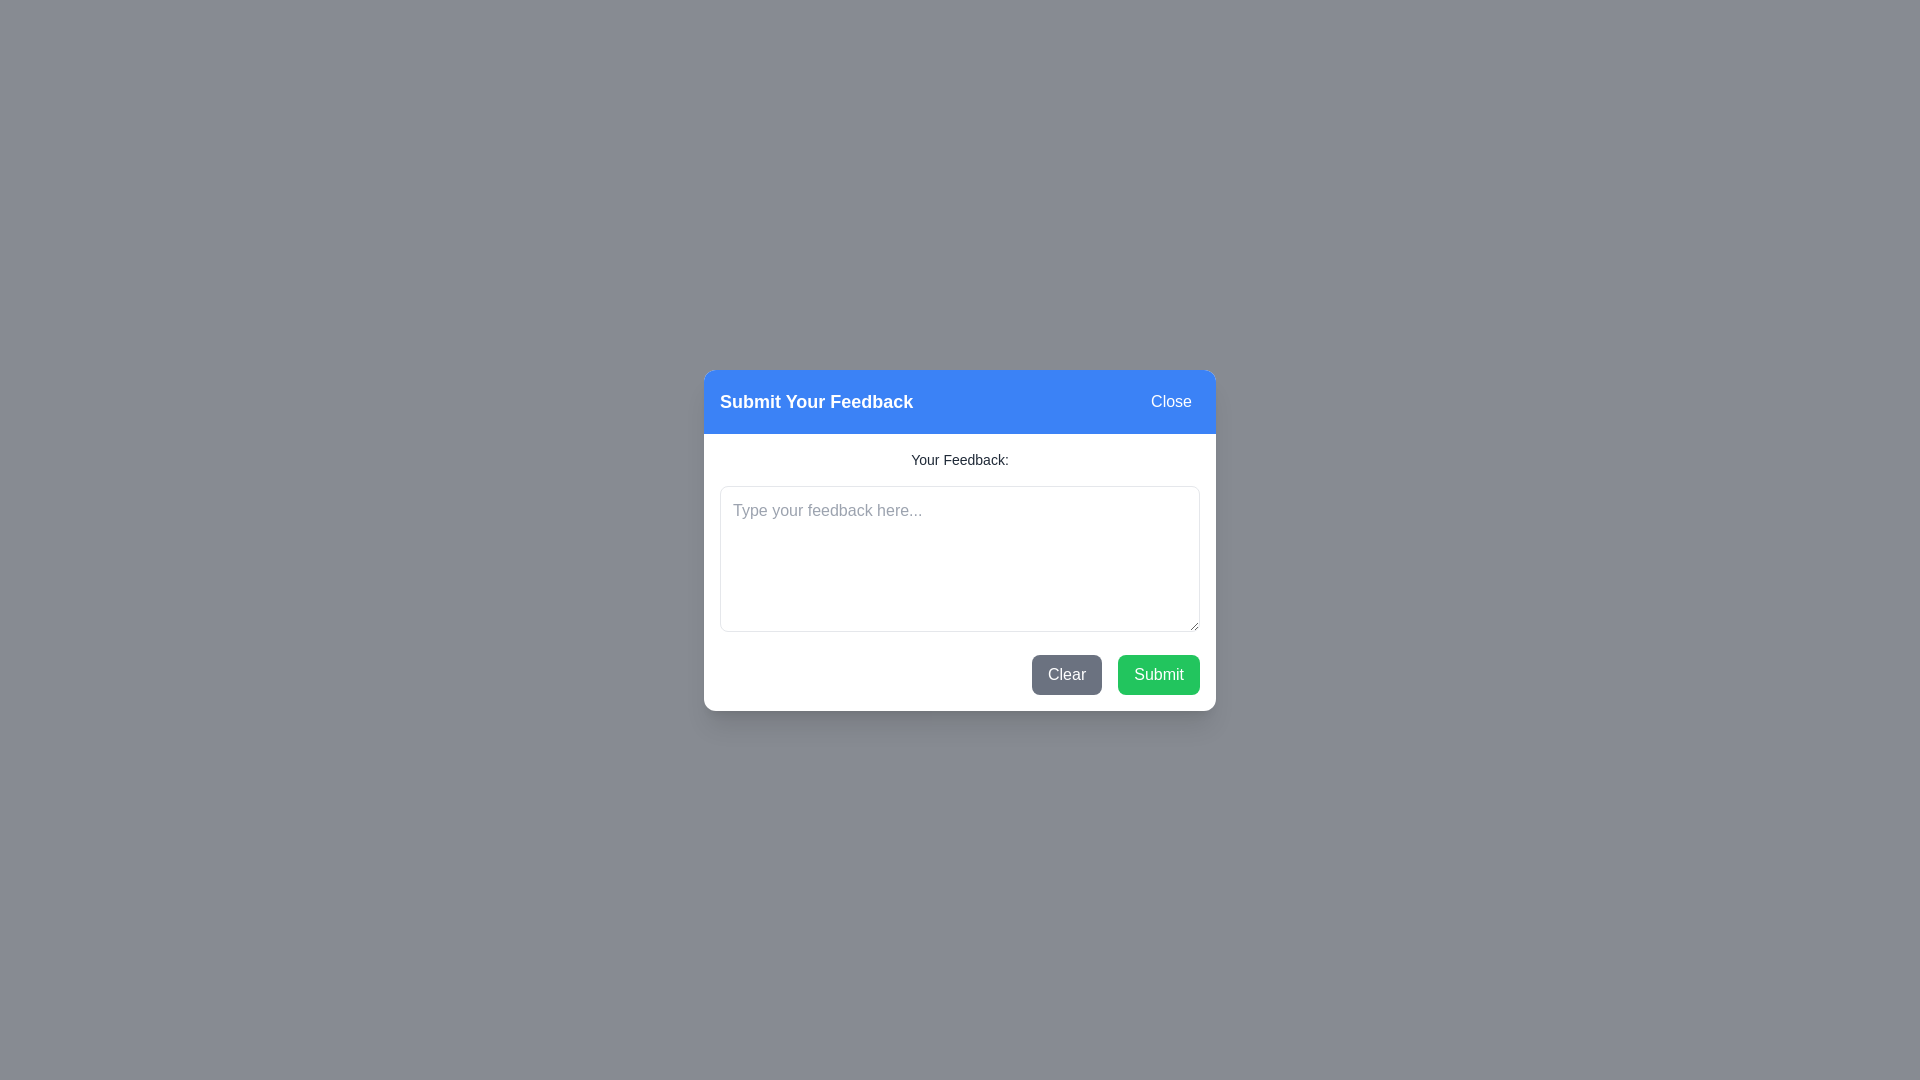 The width and height of the screenshot is (1920, 1080). I want to click on 'Submit' button to submit the feedback, so click(1158, 674).